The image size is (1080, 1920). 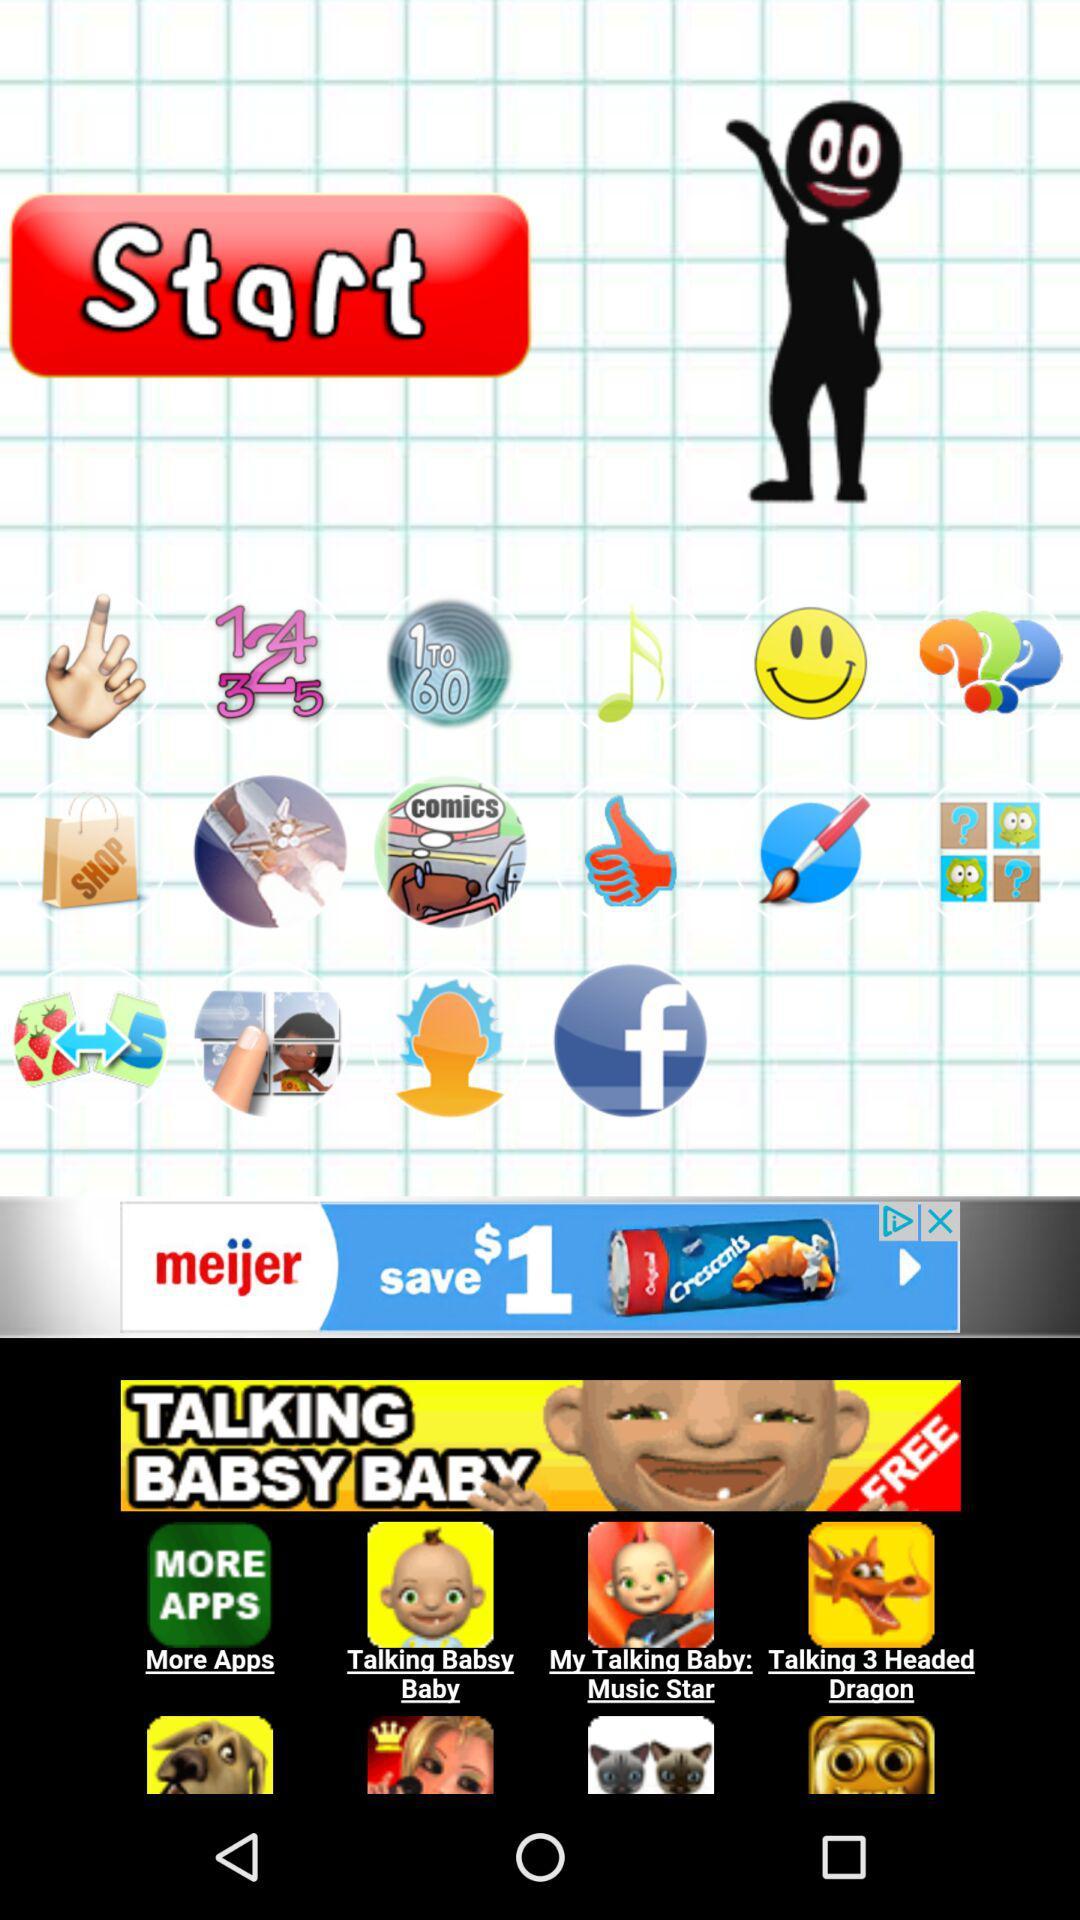 What do you see at coordinates (628, 709) in the screenshot?
I see `the music icon` at bounding box center [628, 709].